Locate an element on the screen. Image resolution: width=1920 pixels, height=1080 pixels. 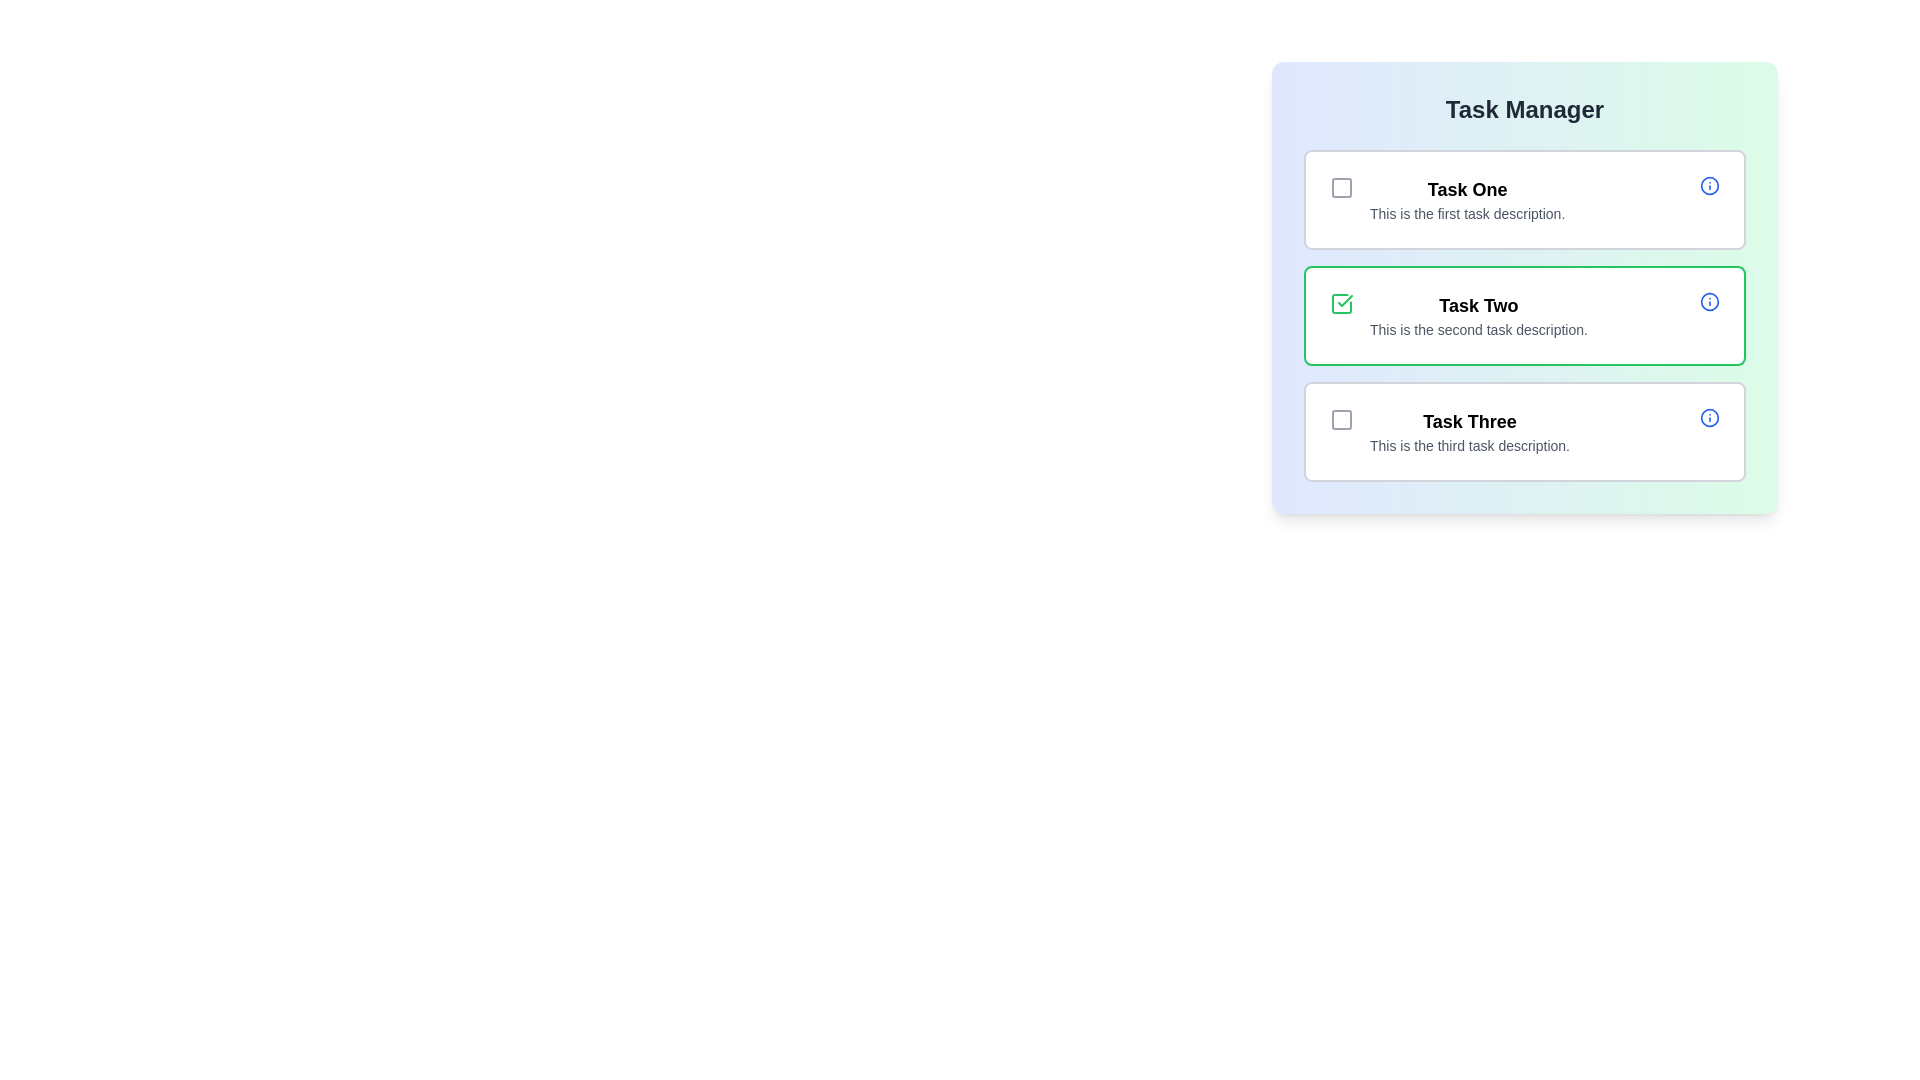
text content of the 'Task Two' label, which is a bold and prominent title displayed at the top of the second task card in the Task Manager interface is located at coordinates (1478, 305).